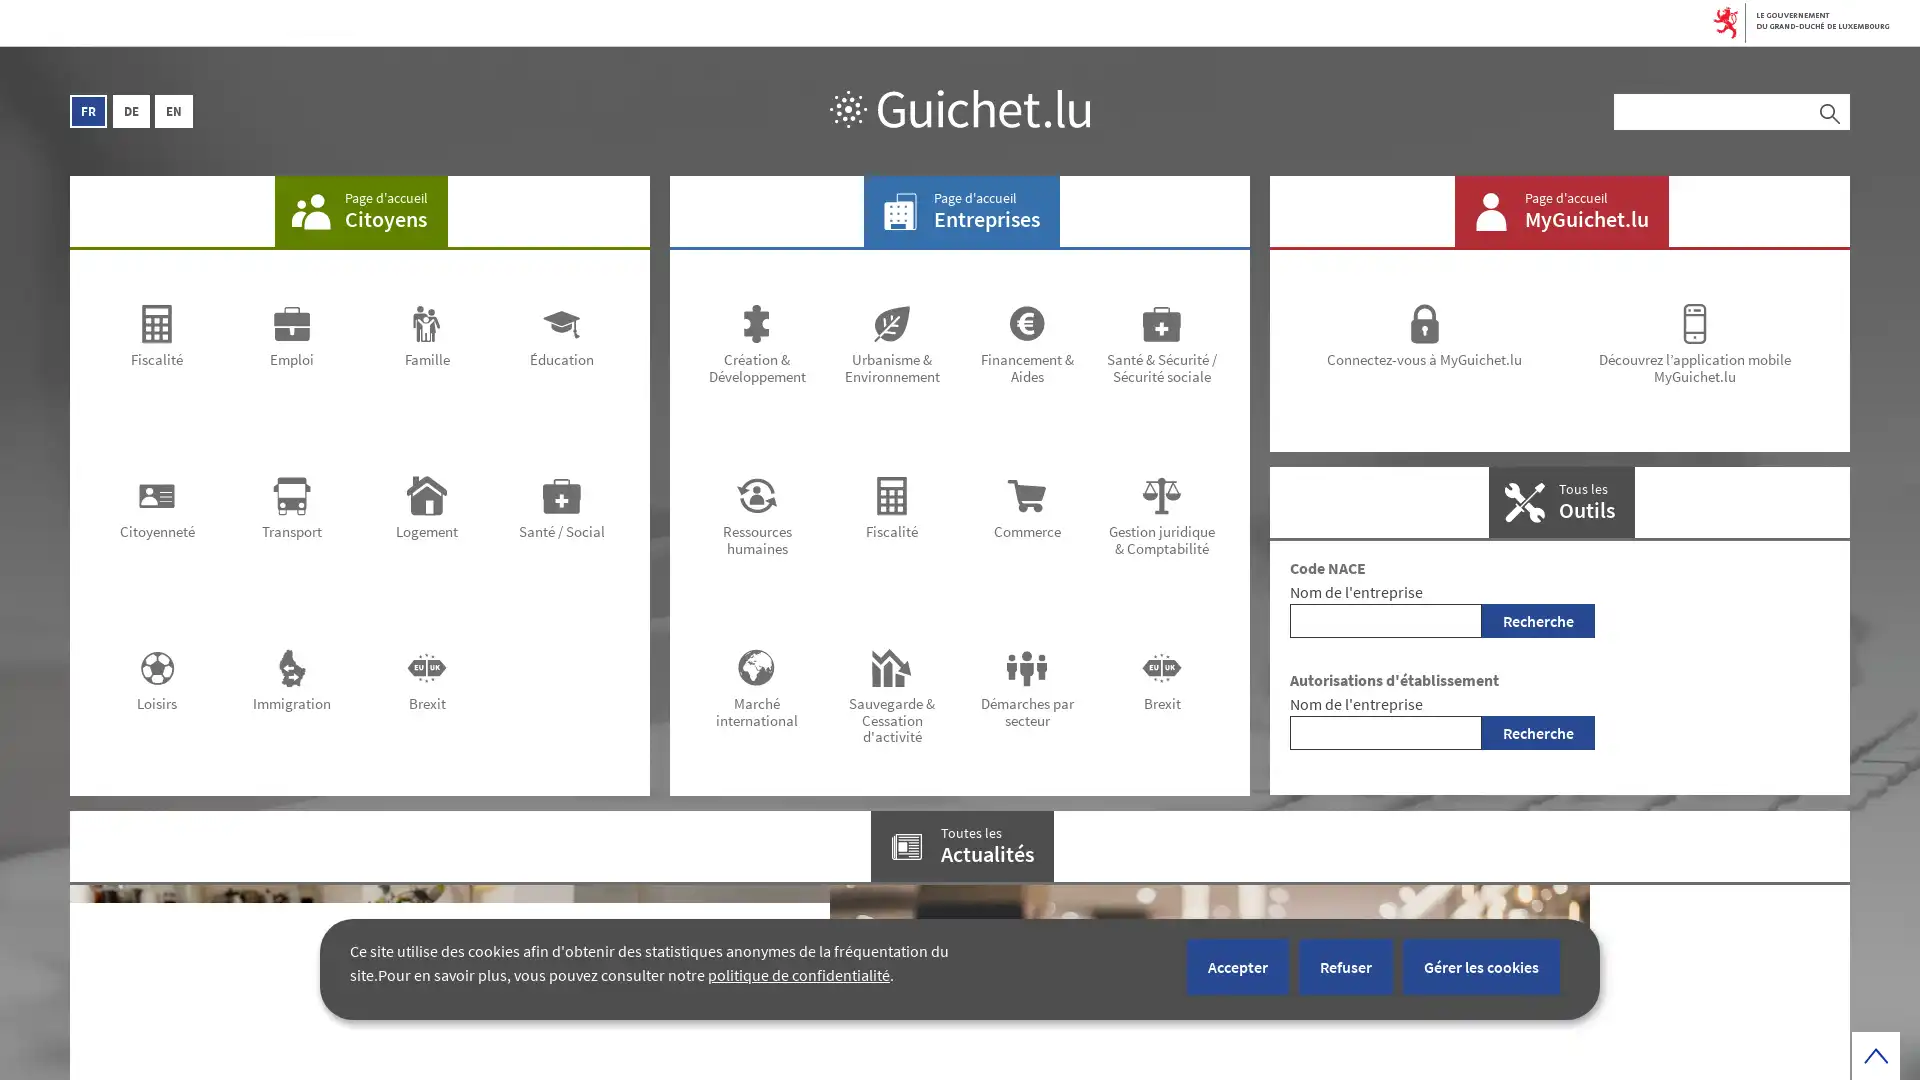 The image size is (1920, 1080). What do you see at coordinates (1237, 966) in the screenshot?
I see `Accepter` at bounding box center [1237, 966].